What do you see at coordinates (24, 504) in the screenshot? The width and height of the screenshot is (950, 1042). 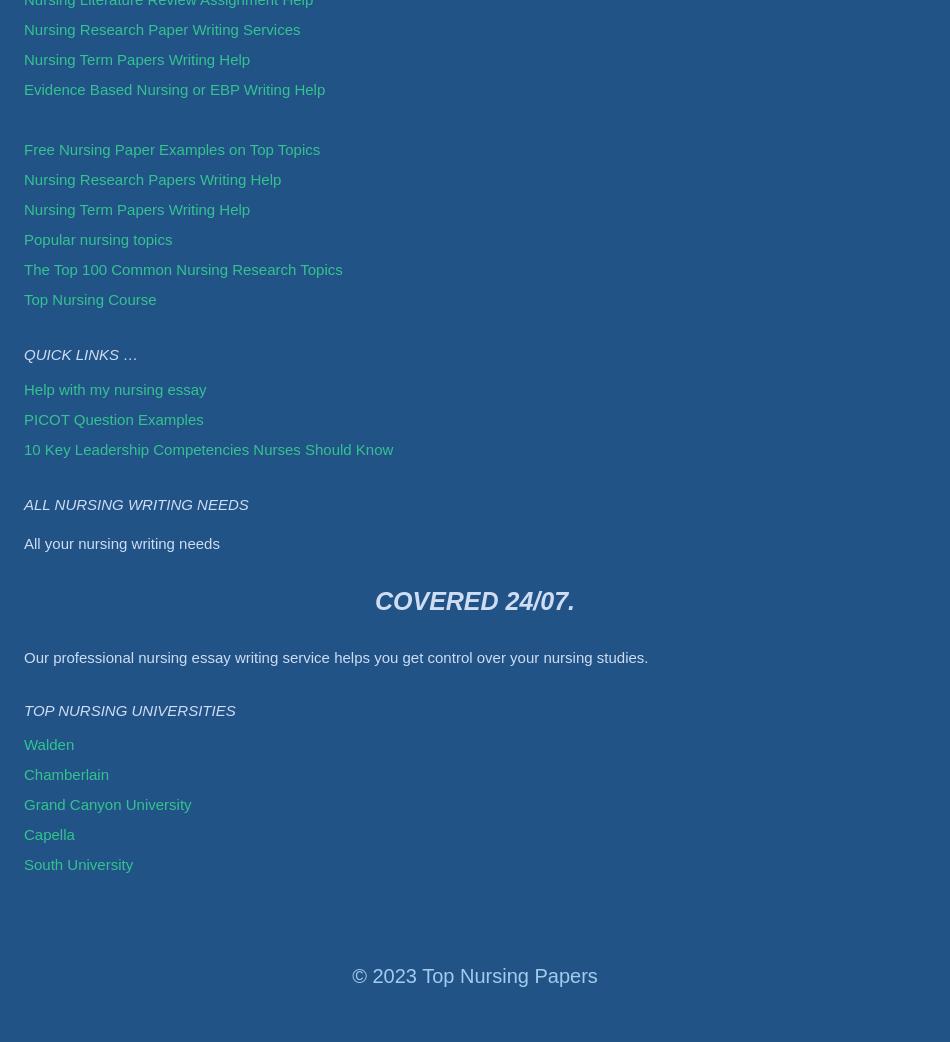 I see `'All Nursing Writing Needs'` at bounding box center [24, 504].